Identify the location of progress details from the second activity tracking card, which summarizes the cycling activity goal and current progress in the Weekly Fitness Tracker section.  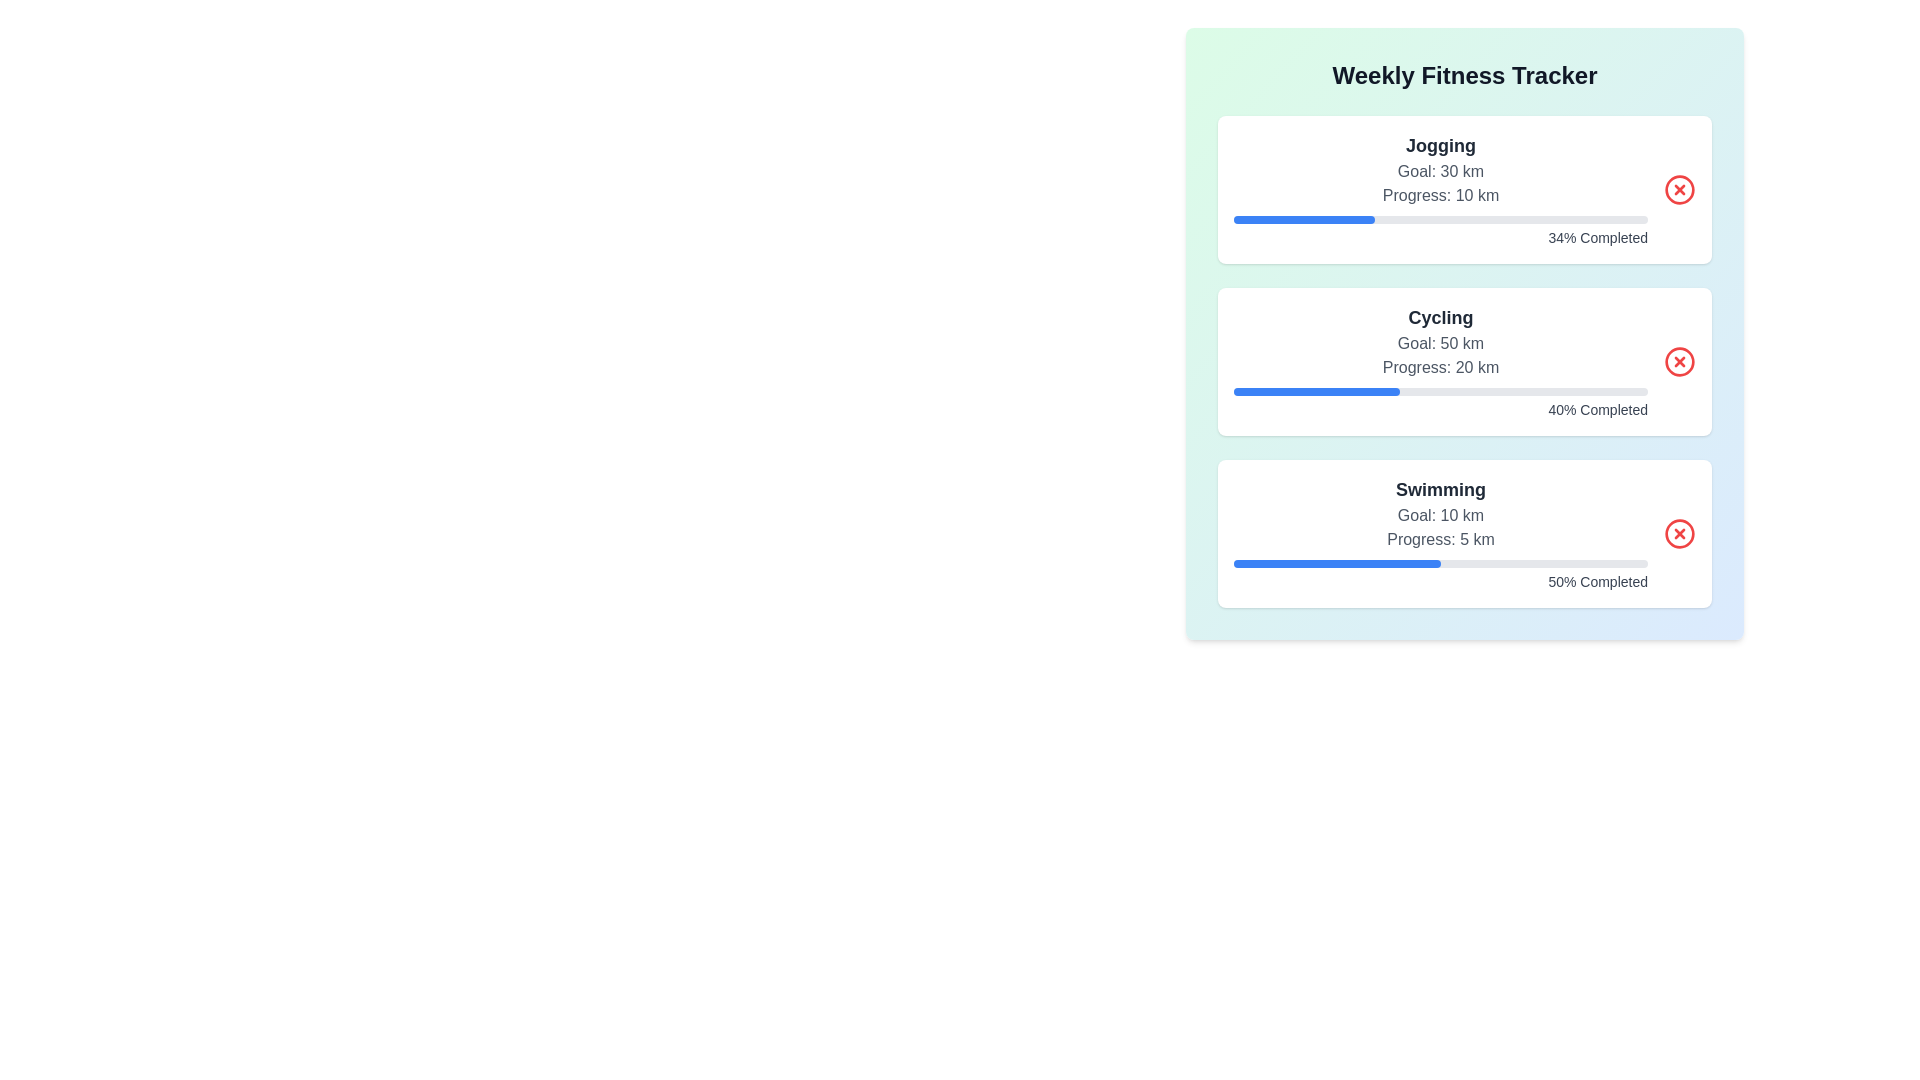
(1464, 362).